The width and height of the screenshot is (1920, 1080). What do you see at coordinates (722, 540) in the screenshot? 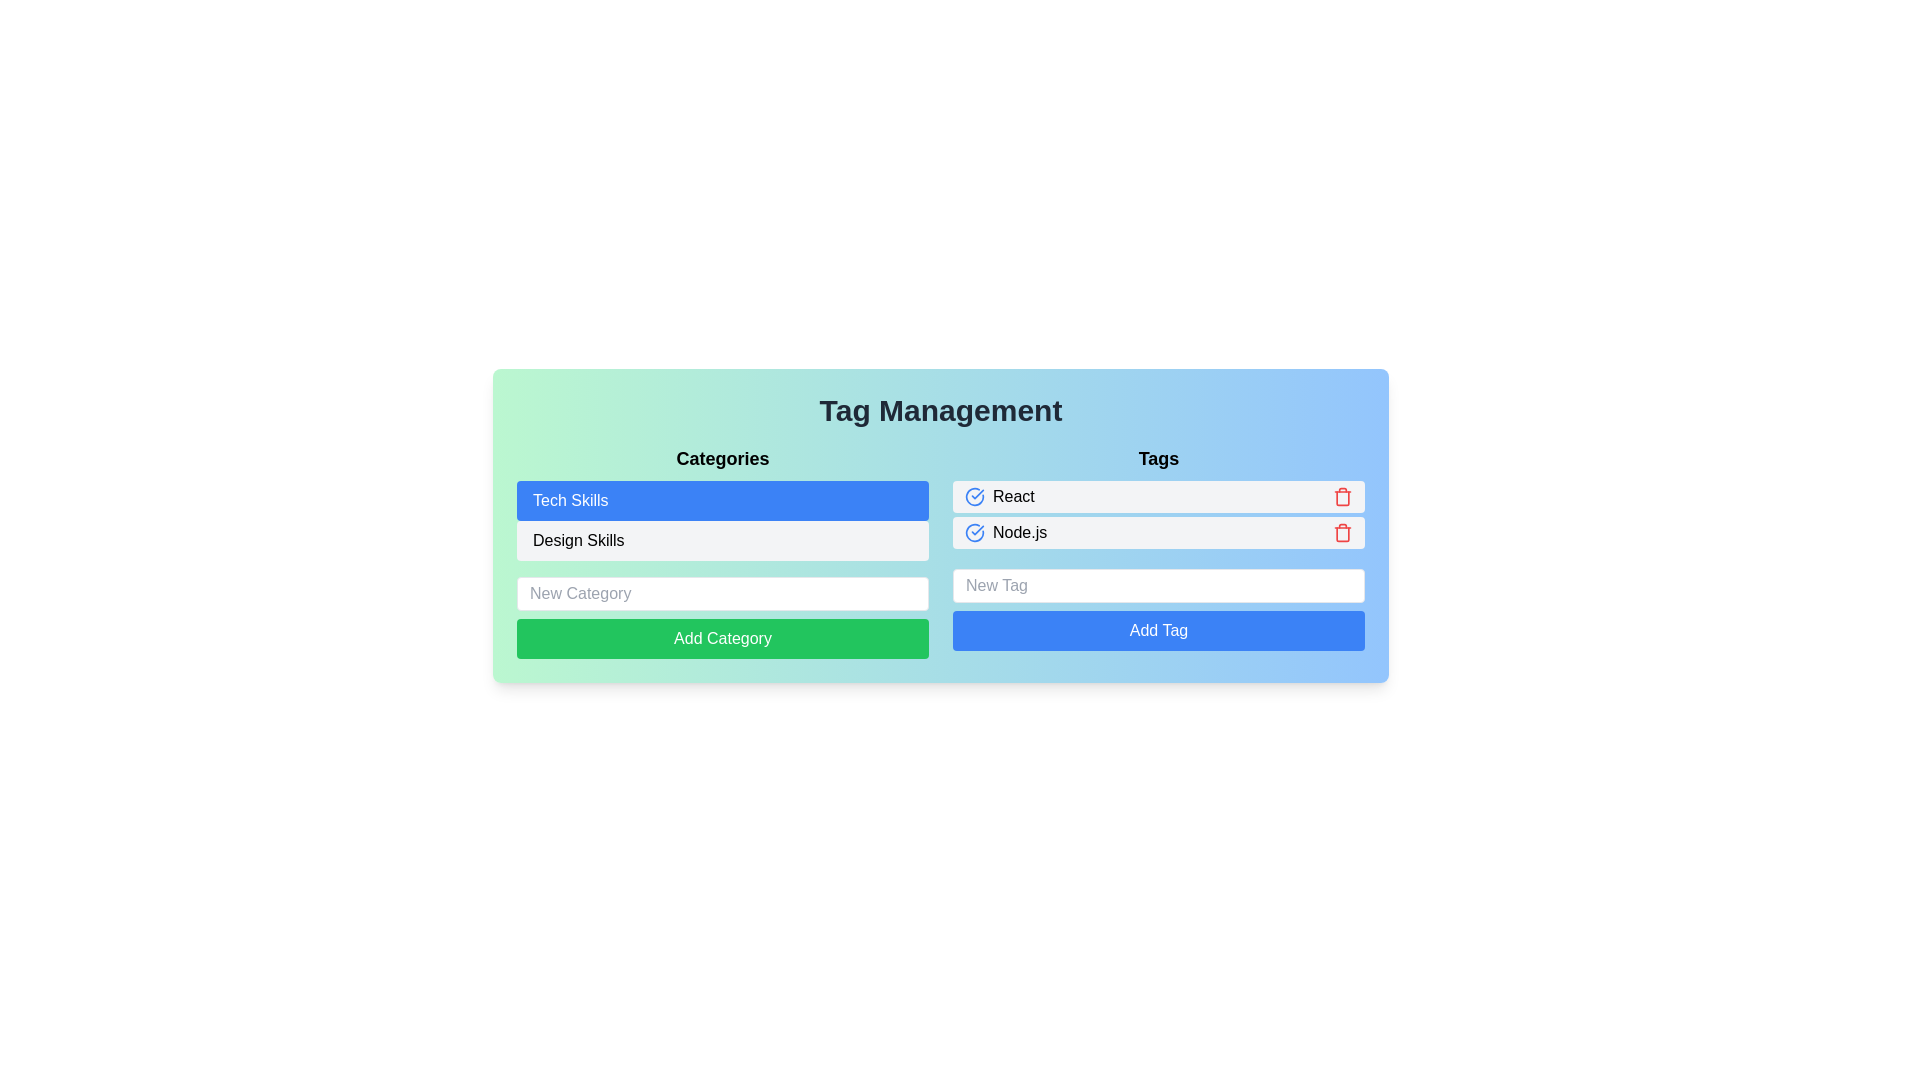
I see `the 'Design Skills' button` at bounding box center [722, 540].